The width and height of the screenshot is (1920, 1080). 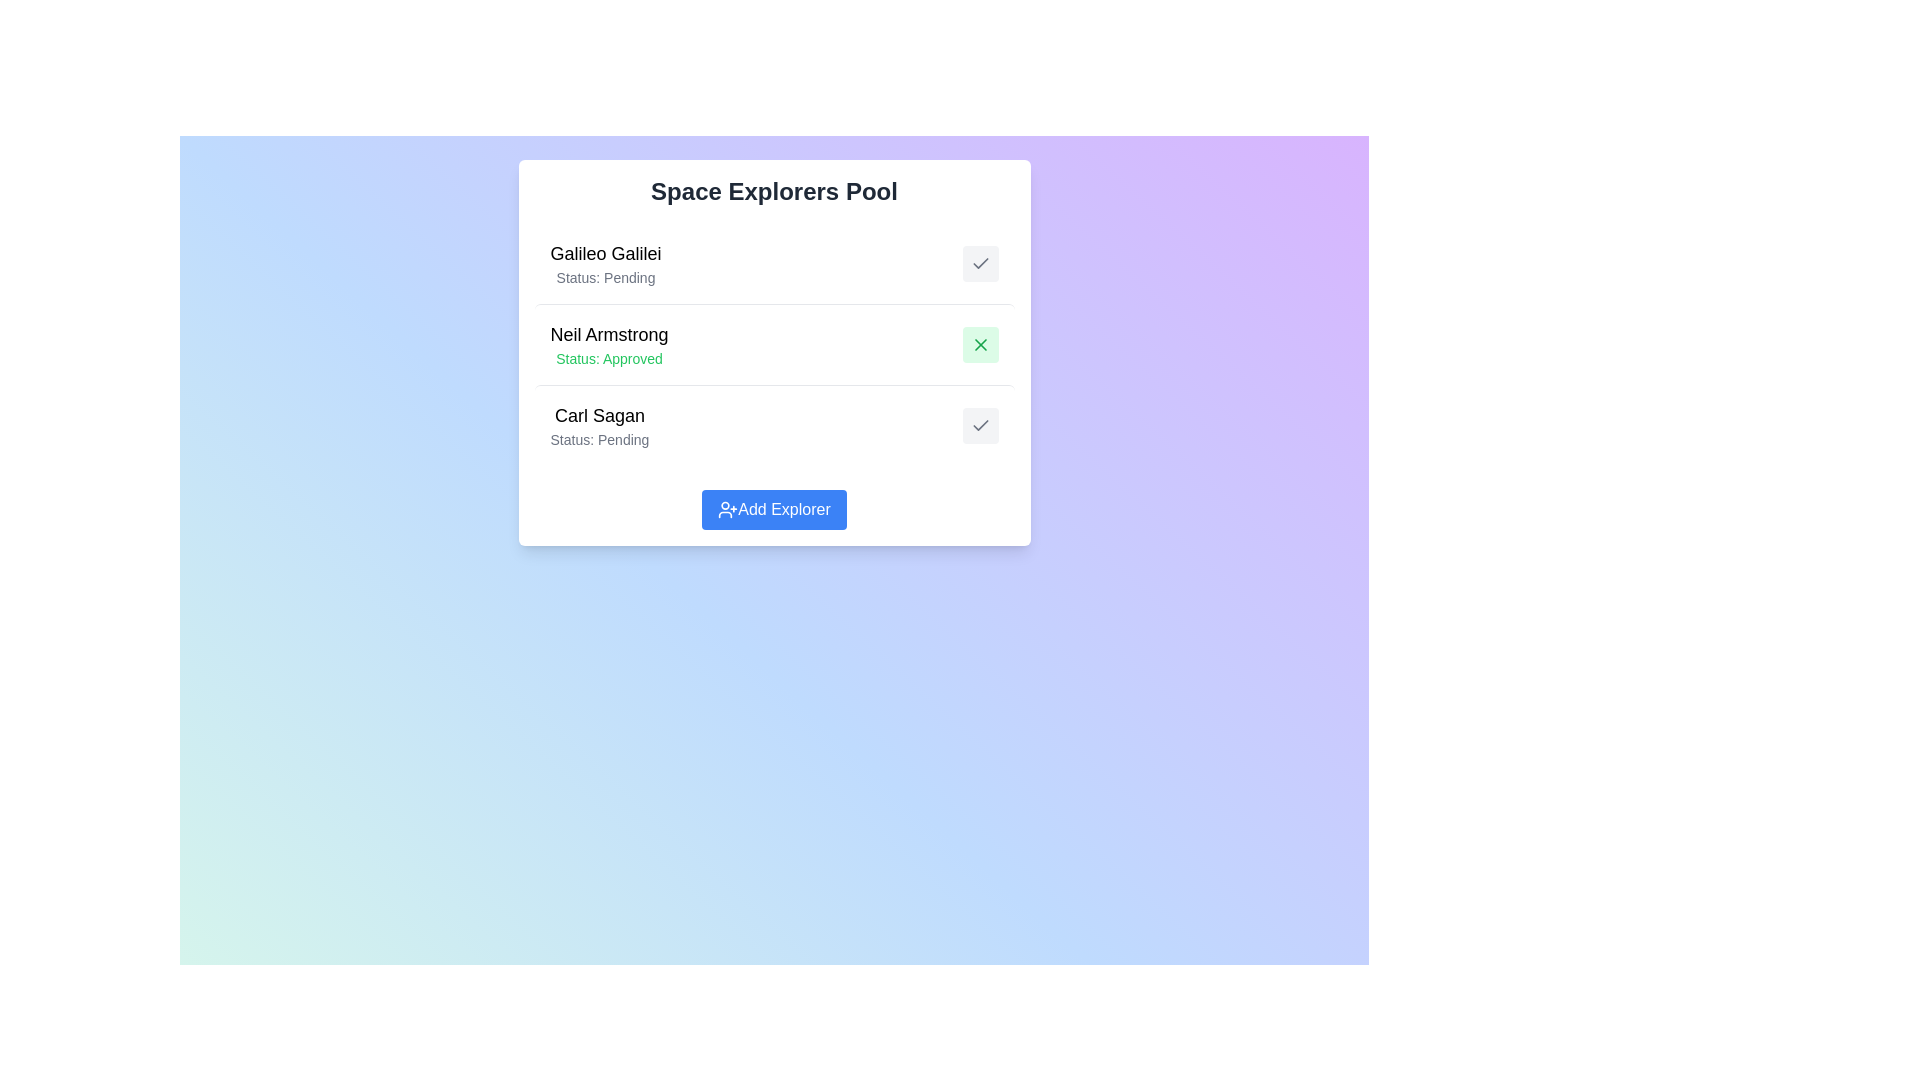 I want to click on the checkmark icon button enclosed within a light gray, rounded square located at the far-right corner of the row for 'Galileo Galilei', so click(x=980, y=262).